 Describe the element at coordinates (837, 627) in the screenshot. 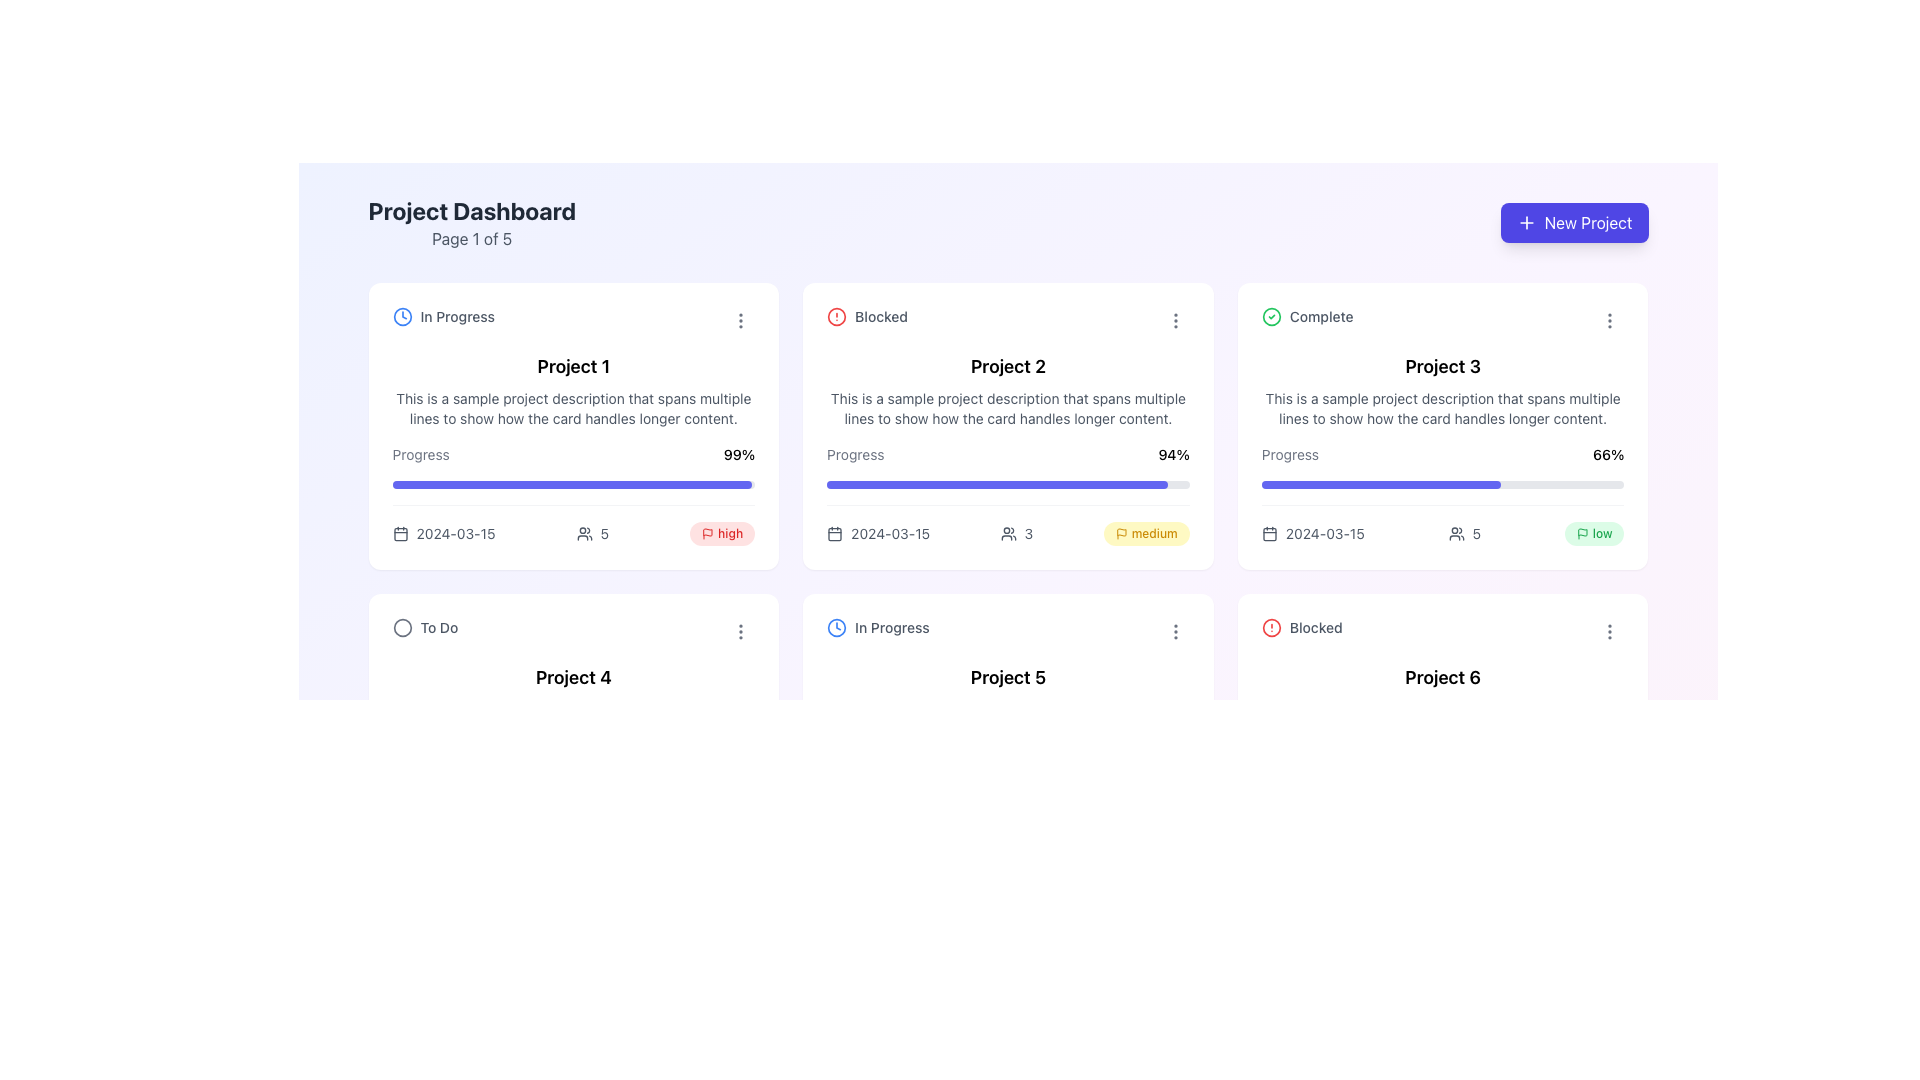

I see `the status icon located at the top-left corner of the 'Project 5' card, which indicates the ongoing state of the project labeled 'In Progress'` at that location.